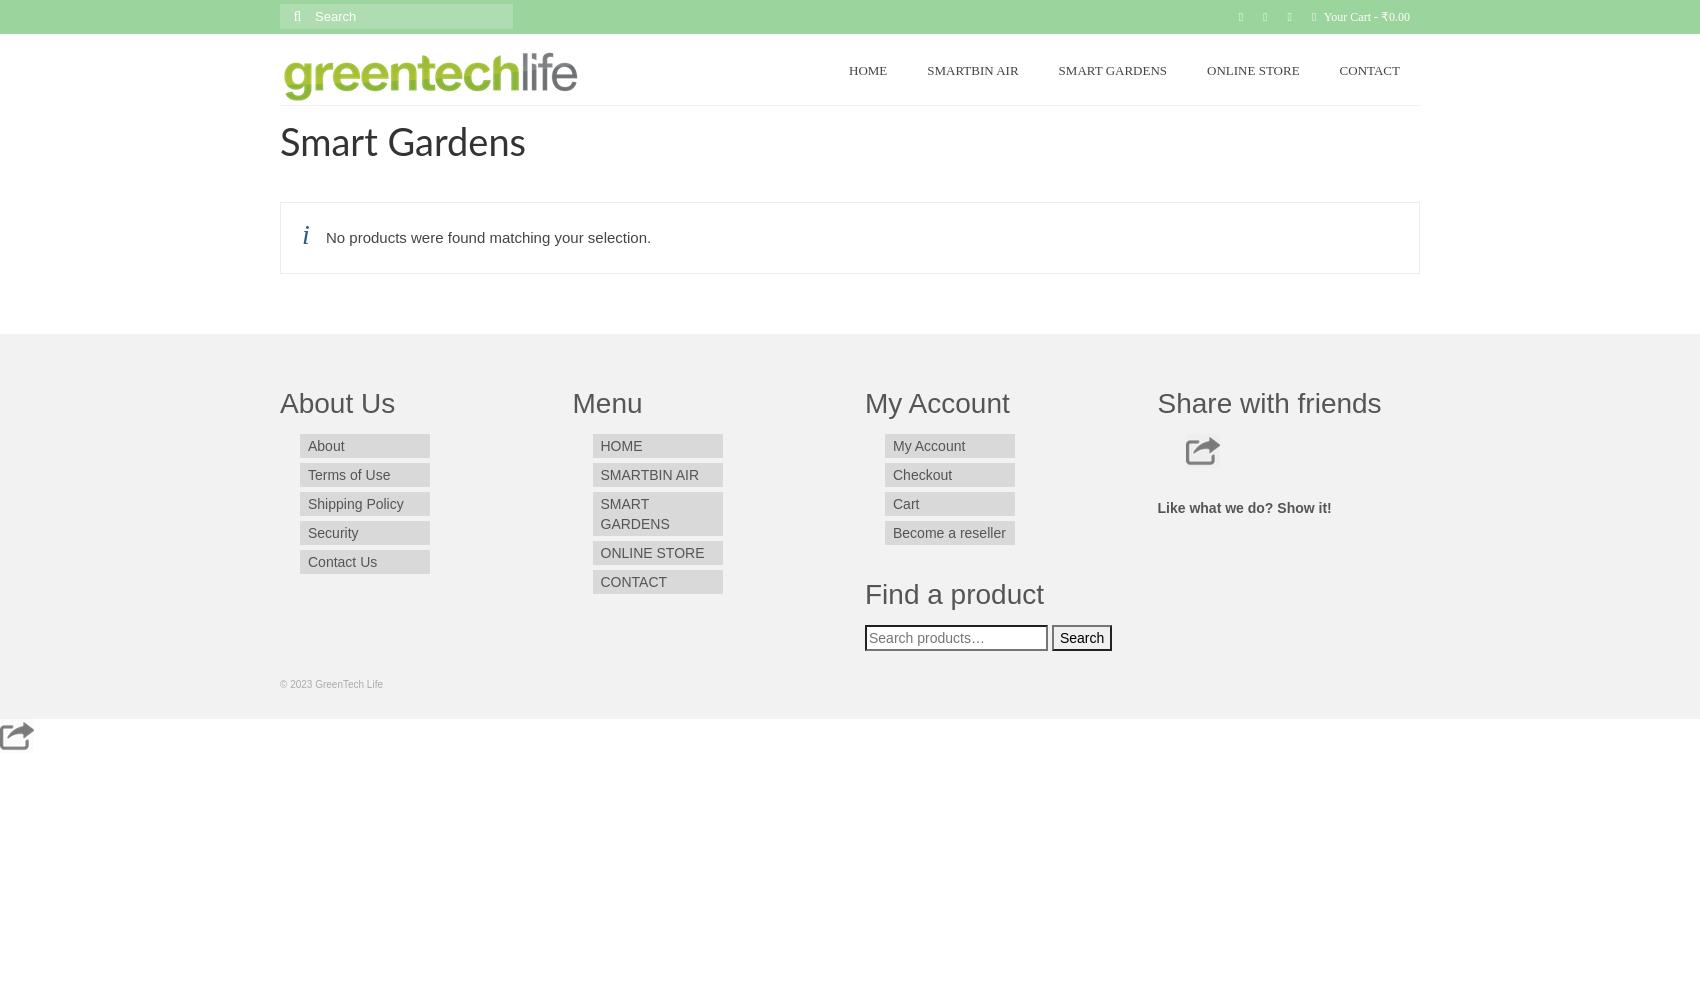  What do you see at coordinates (864, 593) in the screenshot?
I see `'Find a product'` at bounding box center [864, 593].